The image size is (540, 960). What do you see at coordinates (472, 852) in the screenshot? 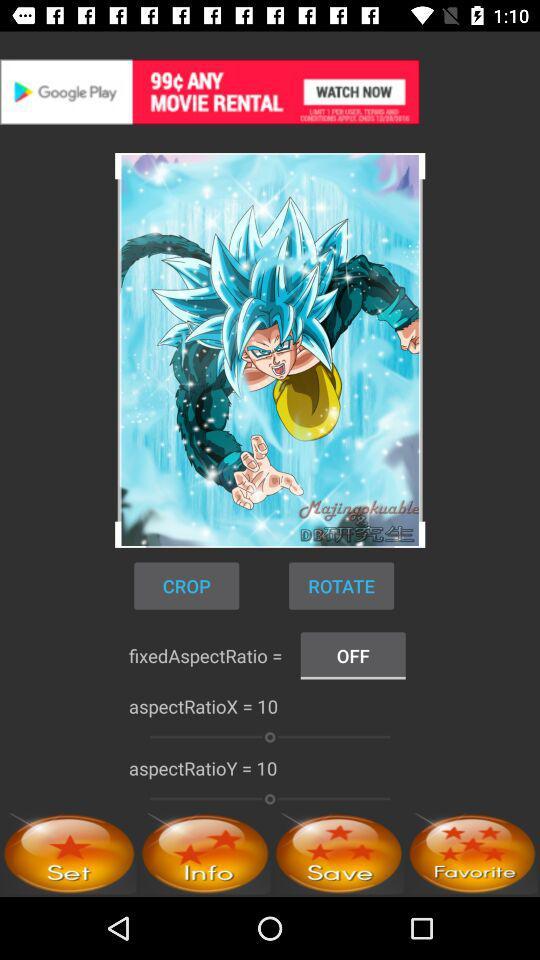
I see `open favorite` at bounding box center [472, 852].